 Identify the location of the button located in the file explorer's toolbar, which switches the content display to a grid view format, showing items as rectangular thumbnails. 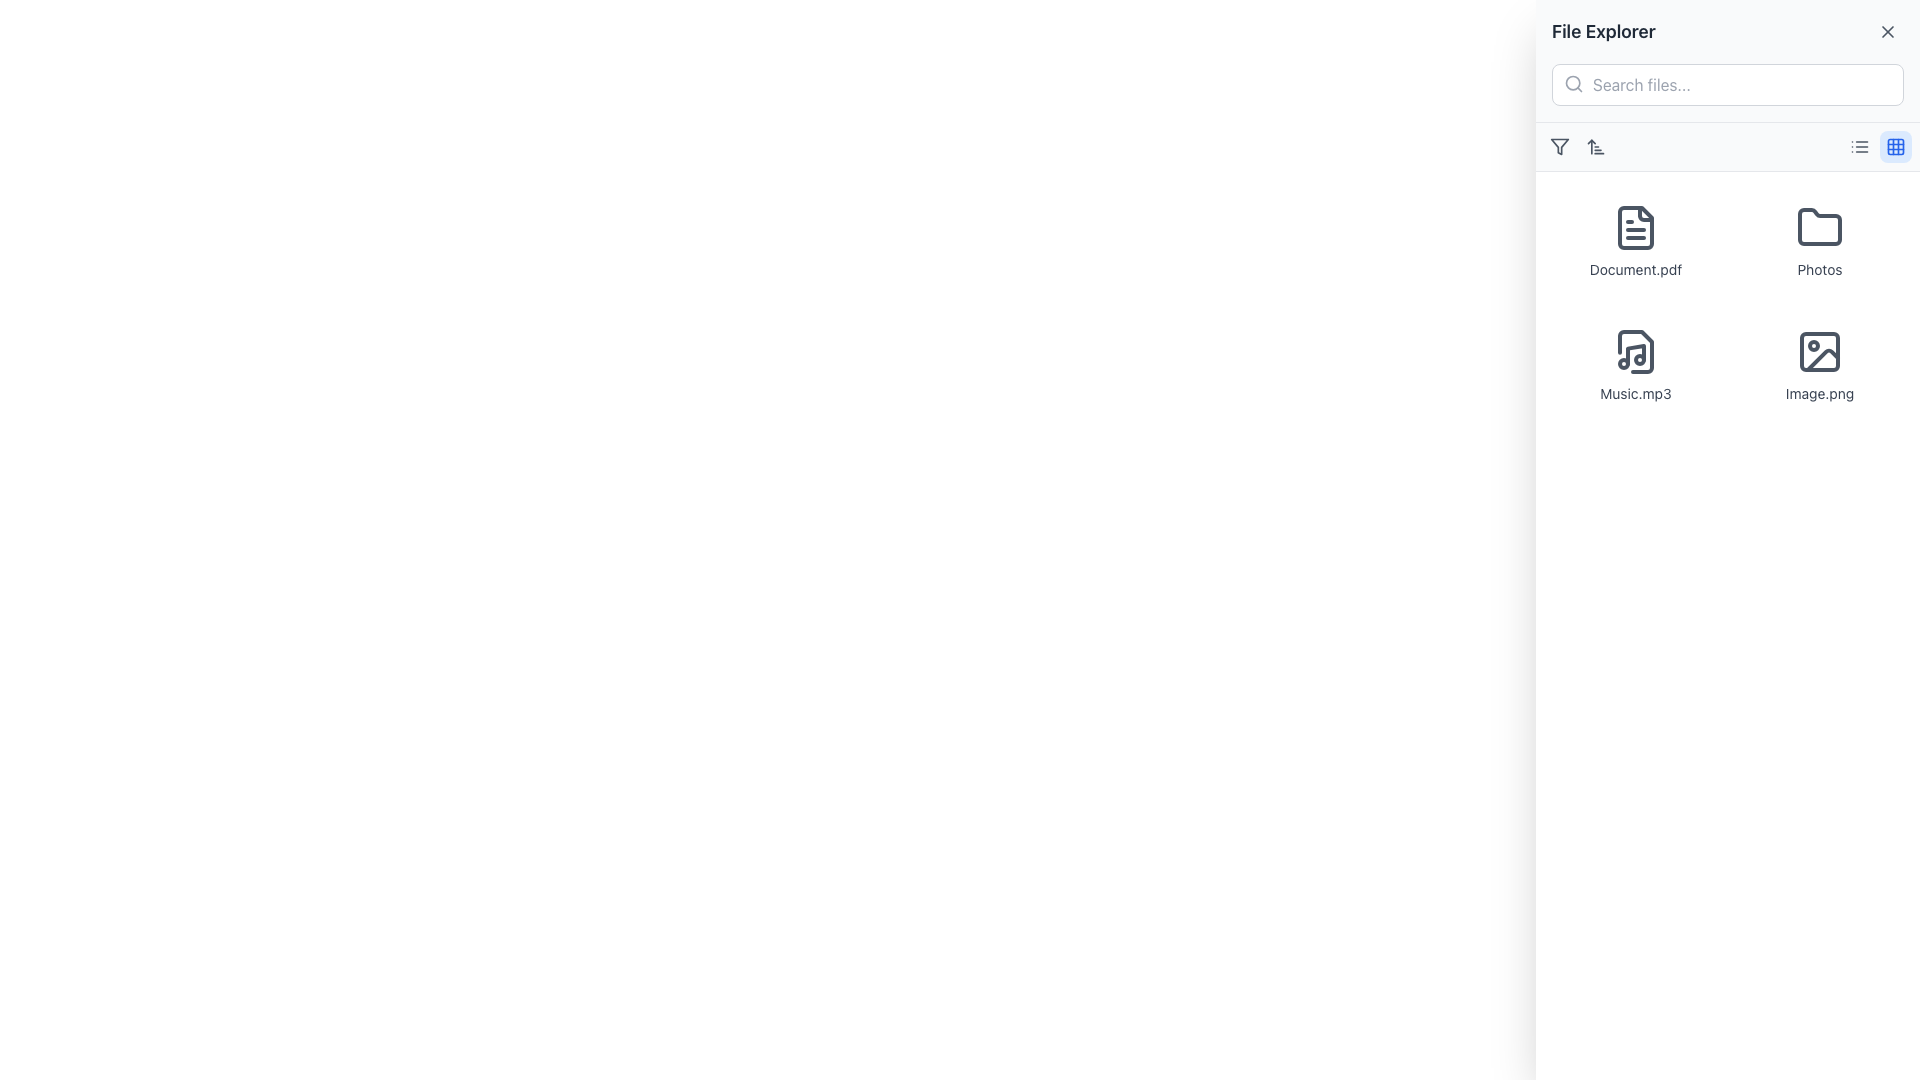
(1876, 145).